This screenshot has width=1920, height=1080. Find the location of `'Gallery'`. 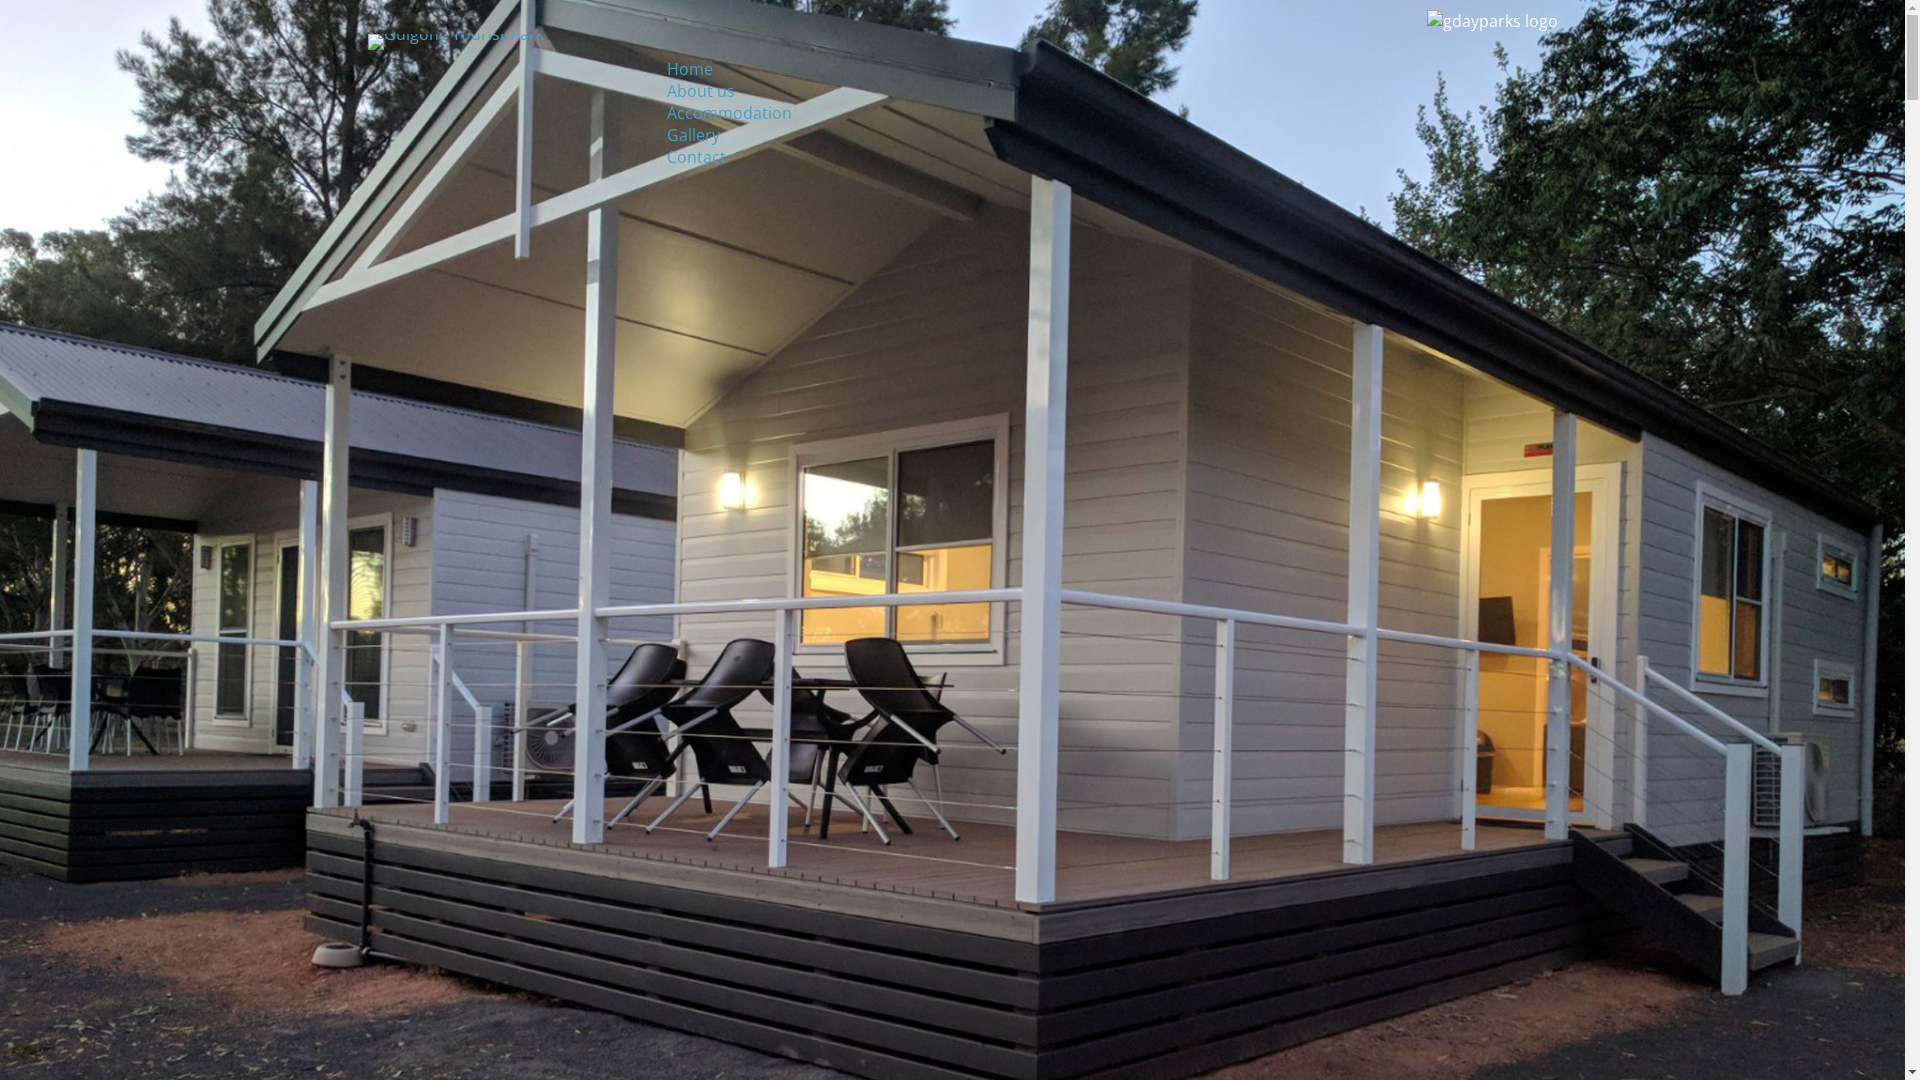

'Gallery' is located at coordinates (693, 135).